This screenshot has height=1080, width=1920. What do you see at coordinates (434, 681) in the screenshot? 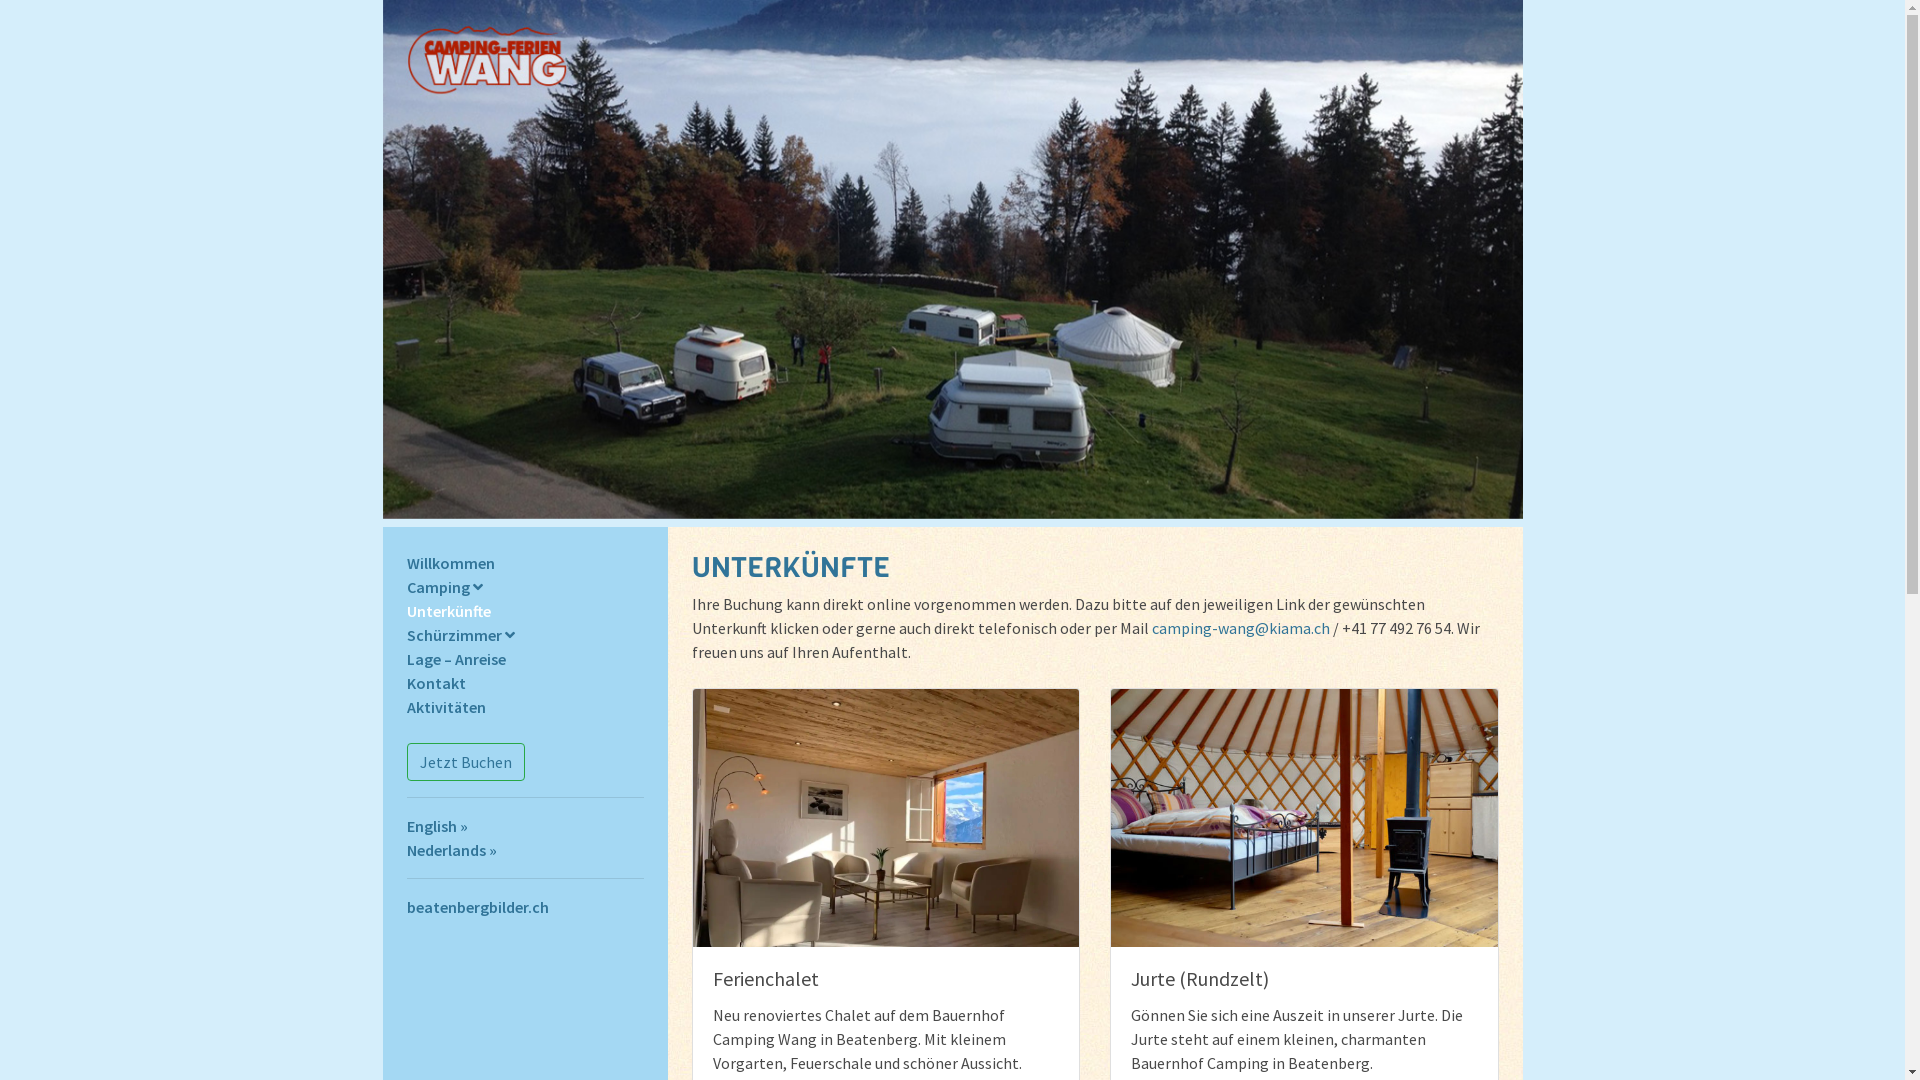
I see `'Kontakt'` at bounding box center [434, 681].